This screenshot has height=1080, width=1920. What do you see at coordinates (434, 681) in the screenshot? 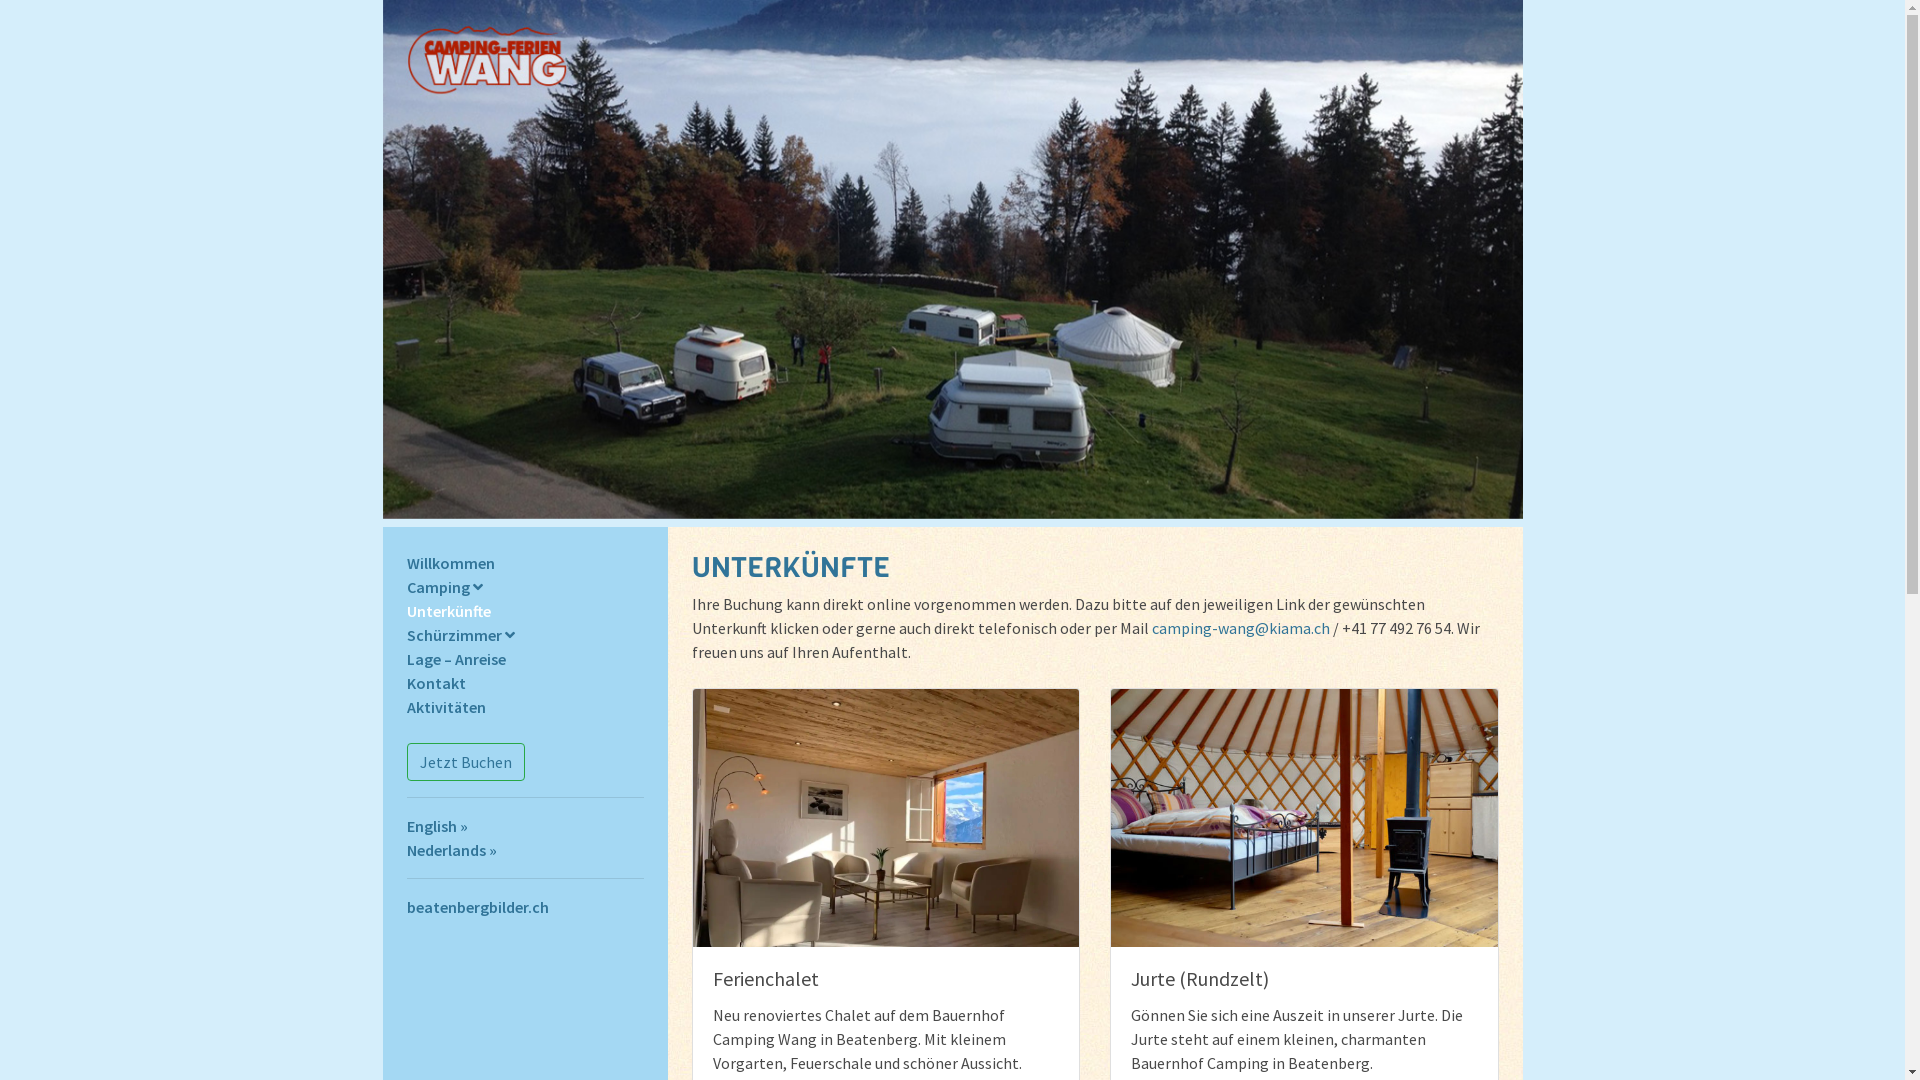
I see `'Kontakt'` at bounding box center [434, 681].